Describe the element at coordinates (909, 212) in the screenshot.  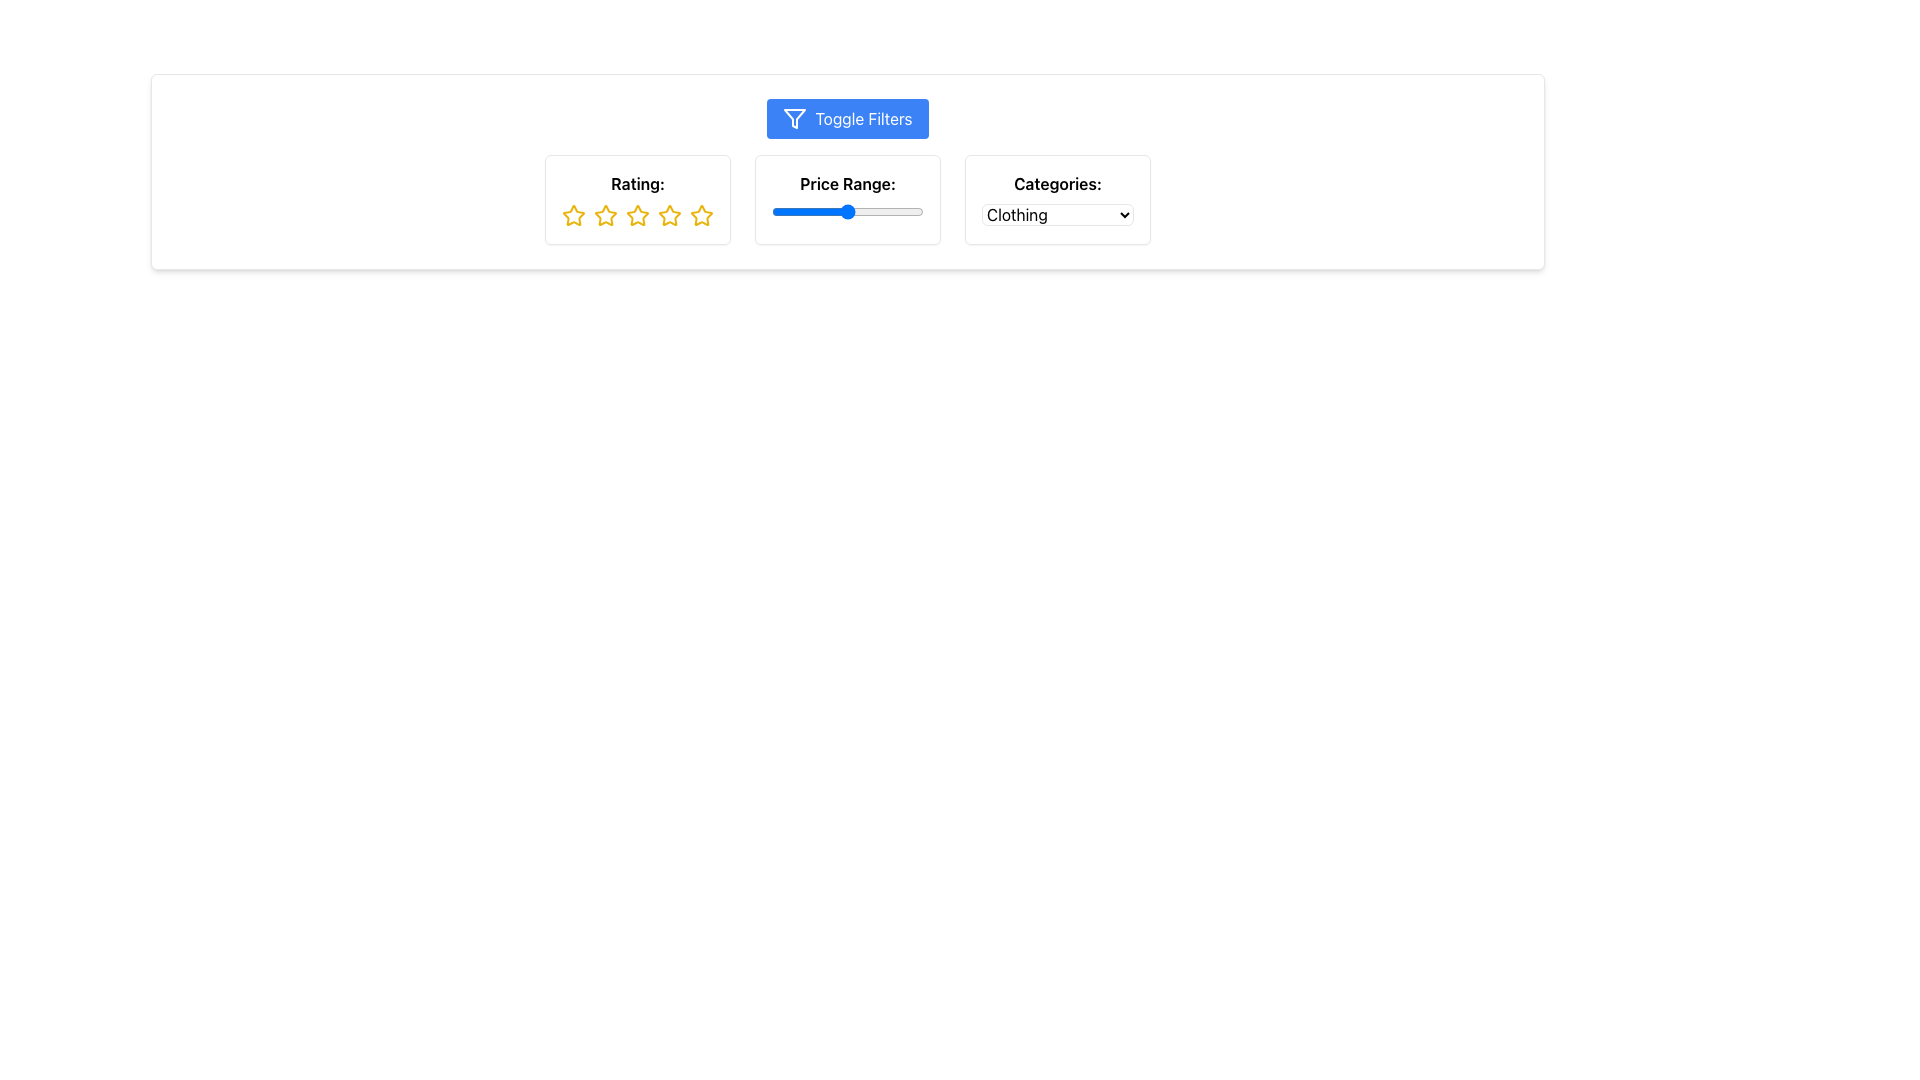
I see `the price range slider` at that location.